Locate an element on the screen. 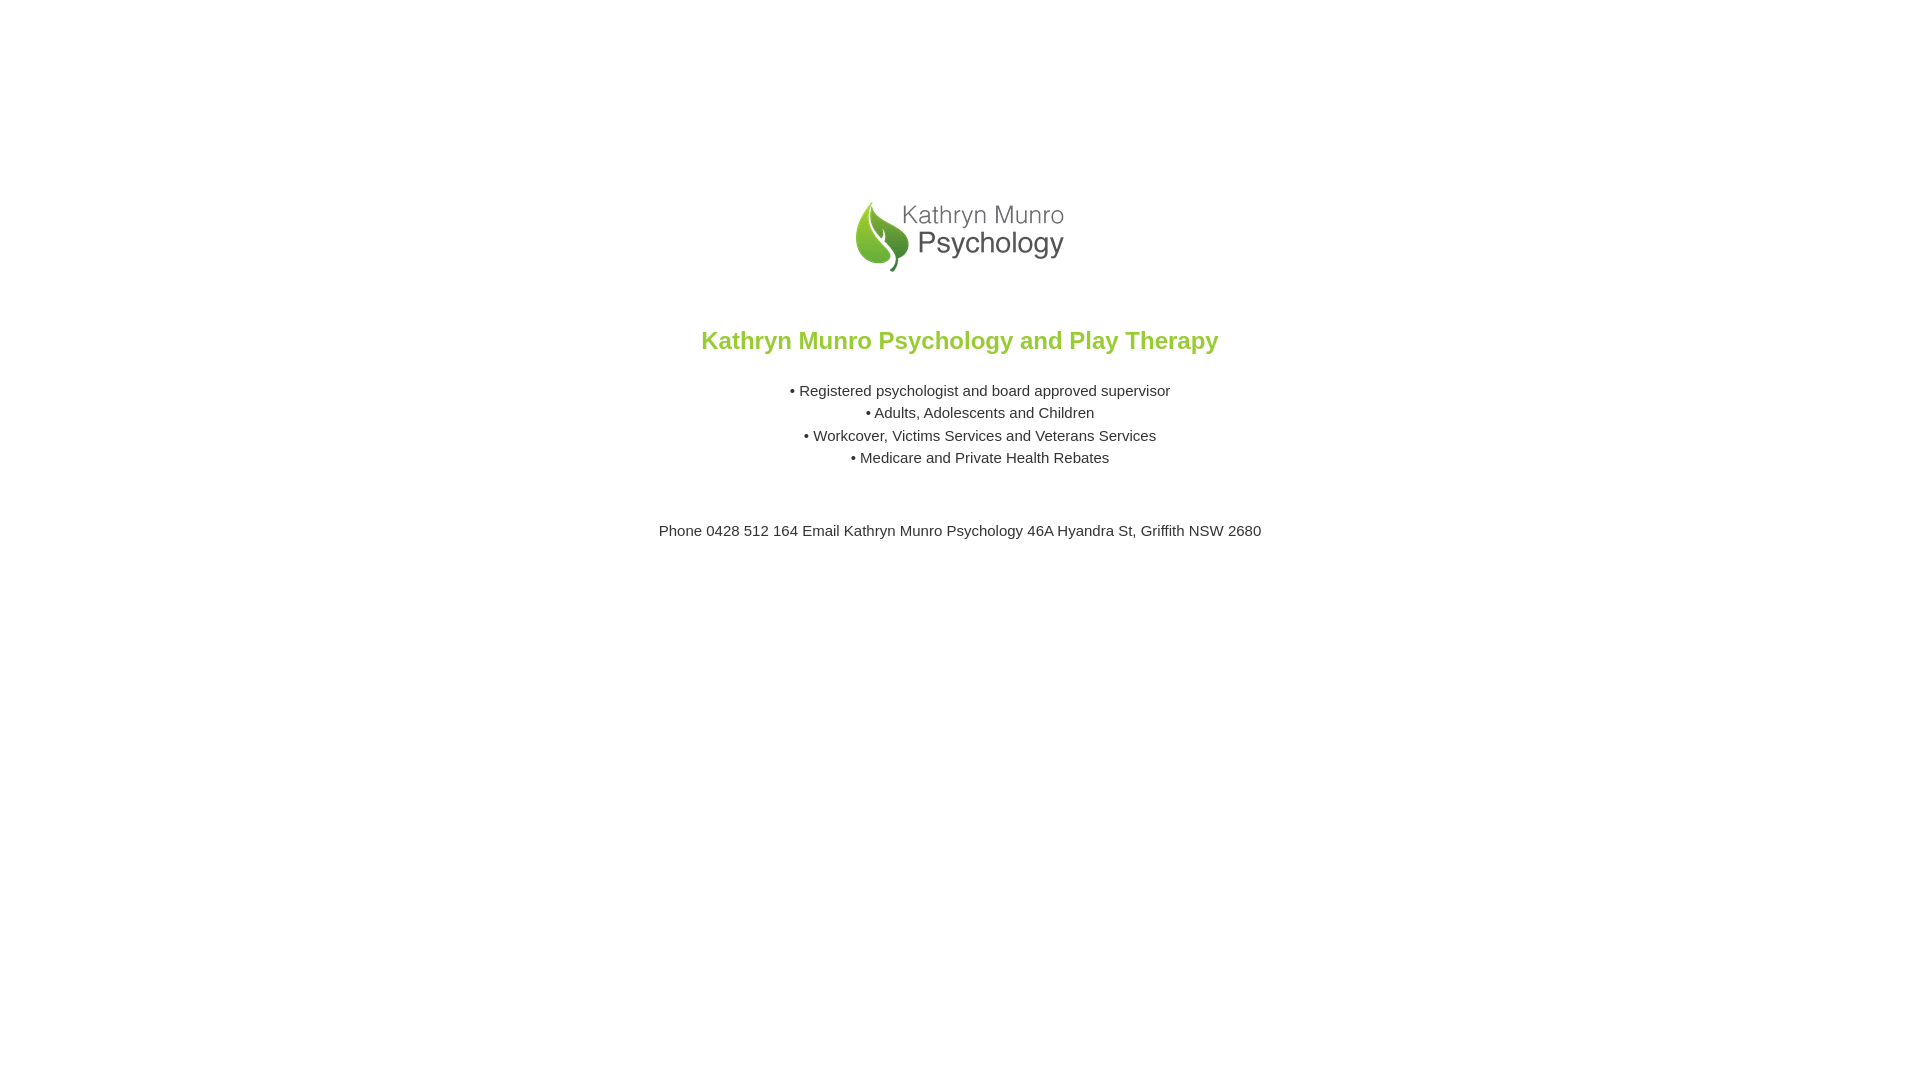 This screenshot has width=1920, height=1080. '0428 512 164' is located at coordinates (705, 529).